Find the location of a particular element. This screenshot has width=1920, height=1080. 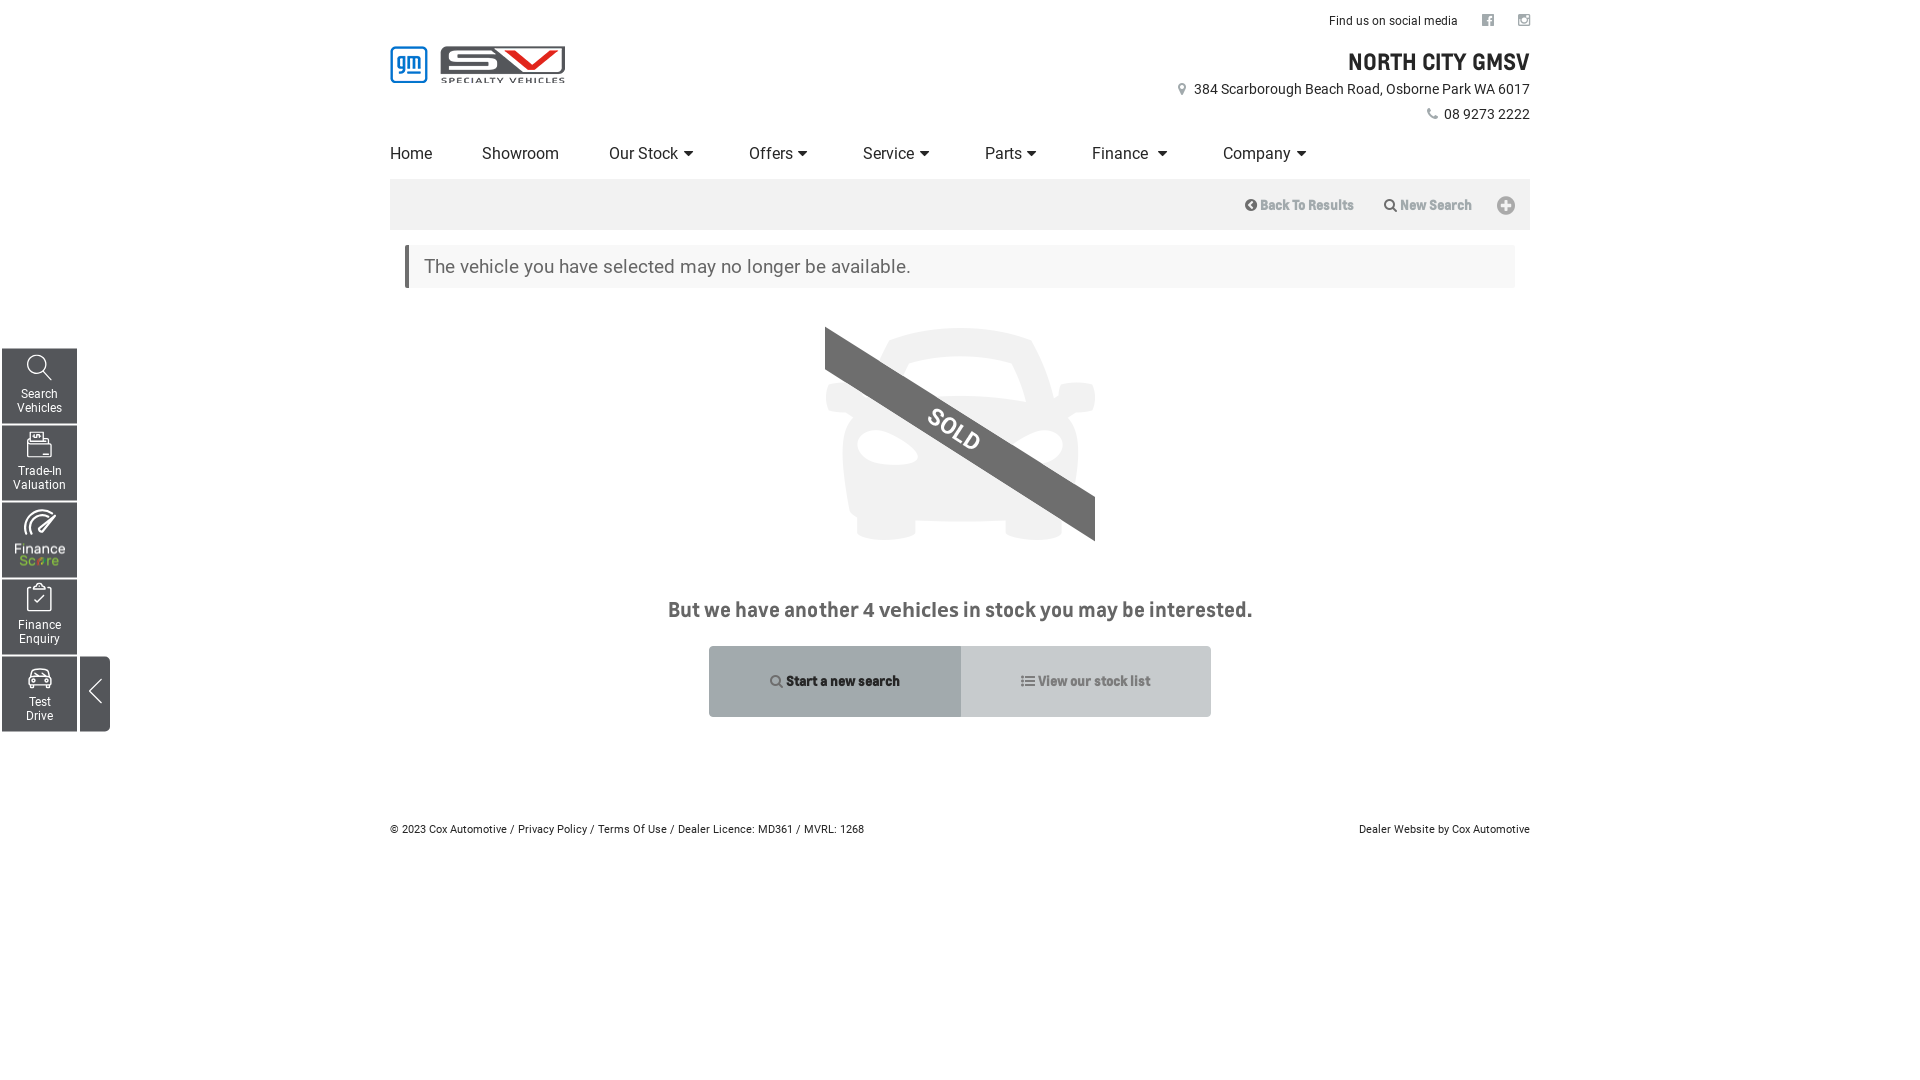

'Privacy Policy' is located at coordinates (552, 829).